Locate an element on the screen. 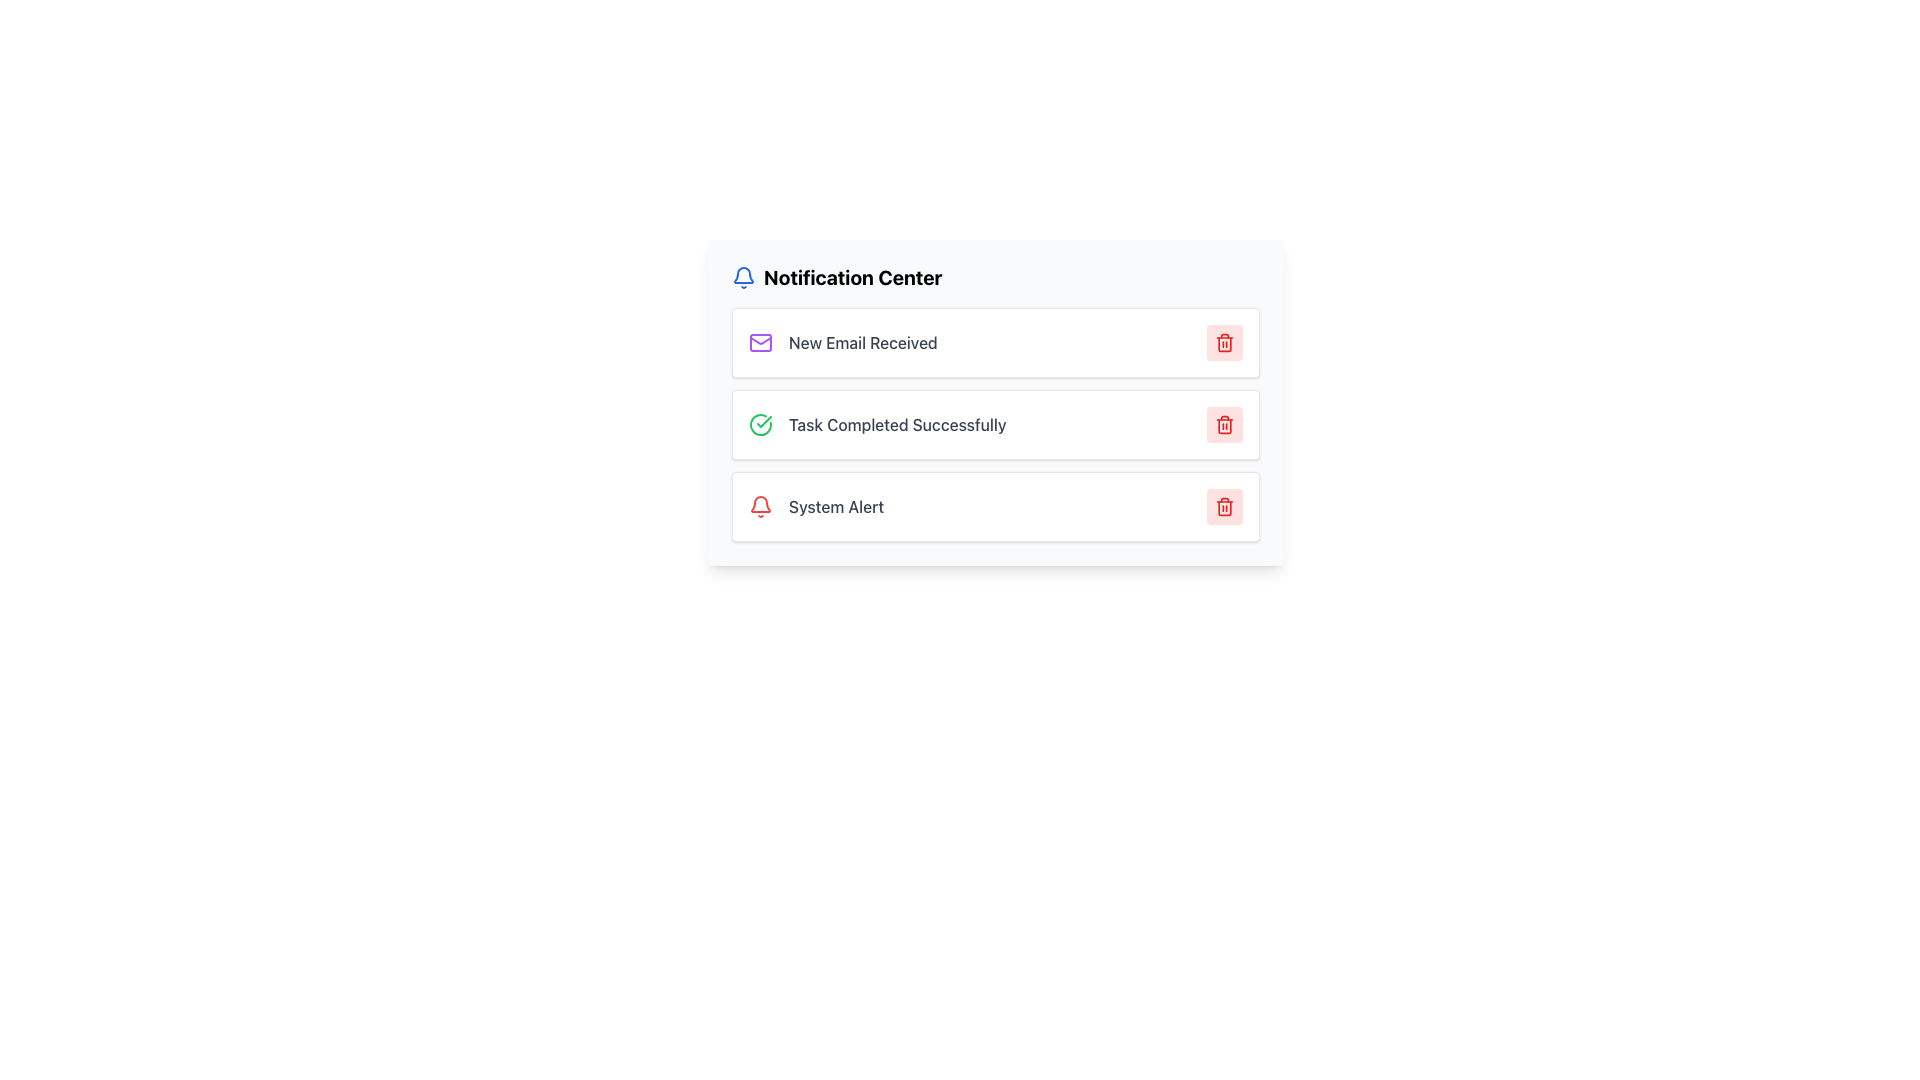 The image size is (1920, 1080). the bold, large-sized text label displaying 'Notification Center' located to the right of the blue bell icon in the notification panel is located at coordinates (853, 277).